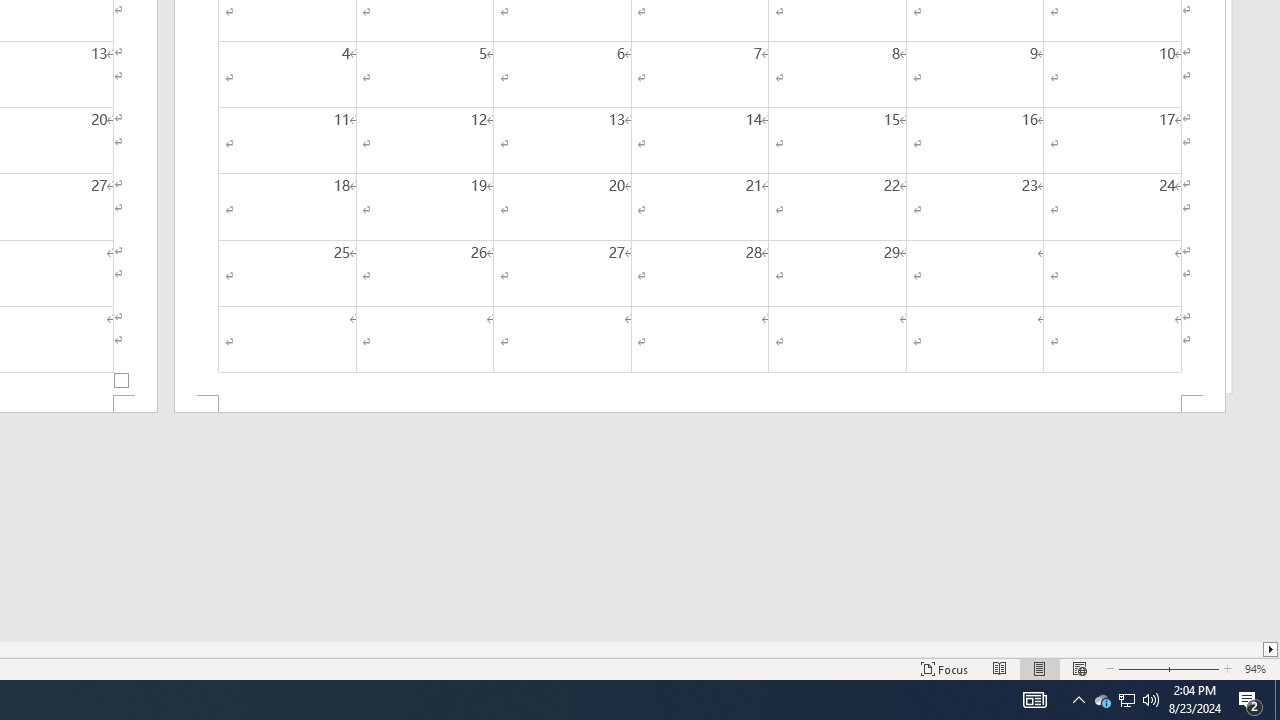 The width and height of the screenshot is (1280, 720). I want to click on 'Read Mode', so click(1000, 669).